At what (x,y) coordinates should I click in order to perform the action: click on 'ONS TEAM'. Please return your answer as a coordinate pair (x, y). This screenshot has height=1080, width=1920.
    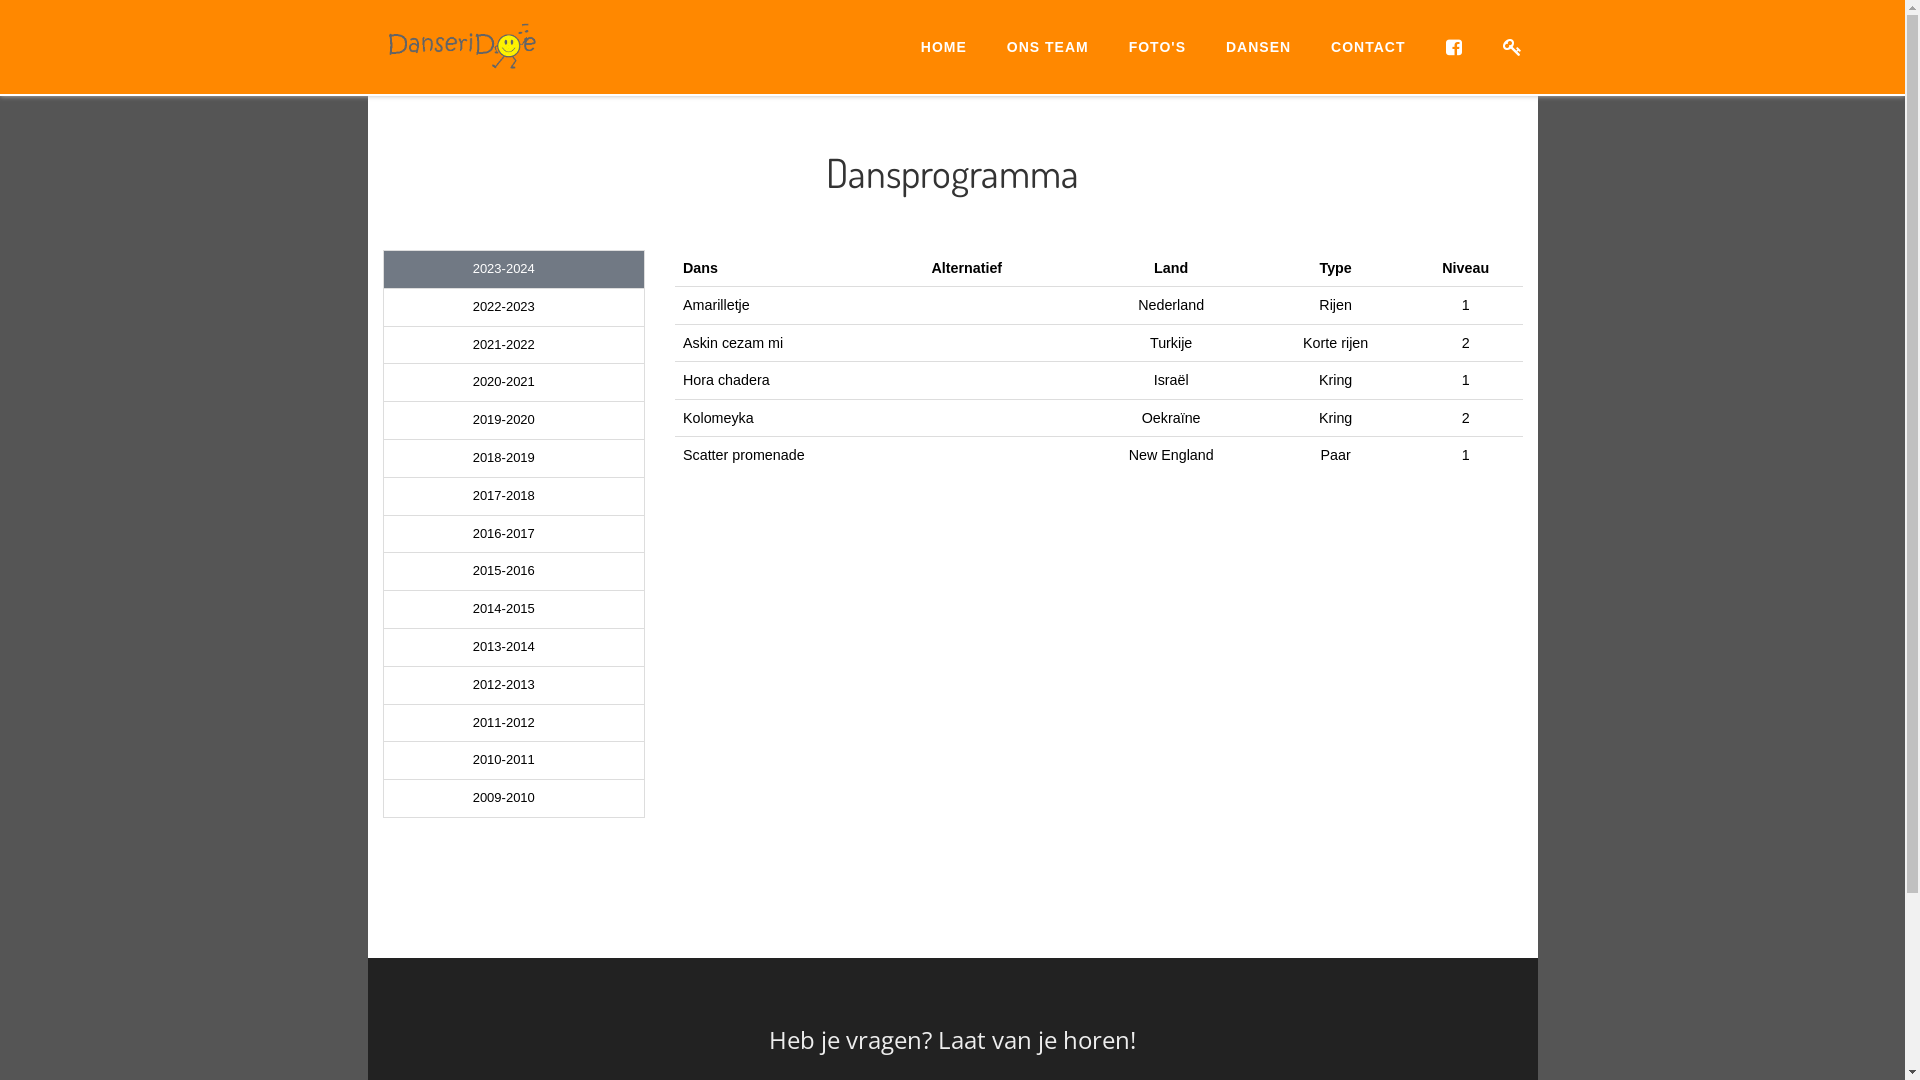
    Looking at the image, I should click on (1046, 45).